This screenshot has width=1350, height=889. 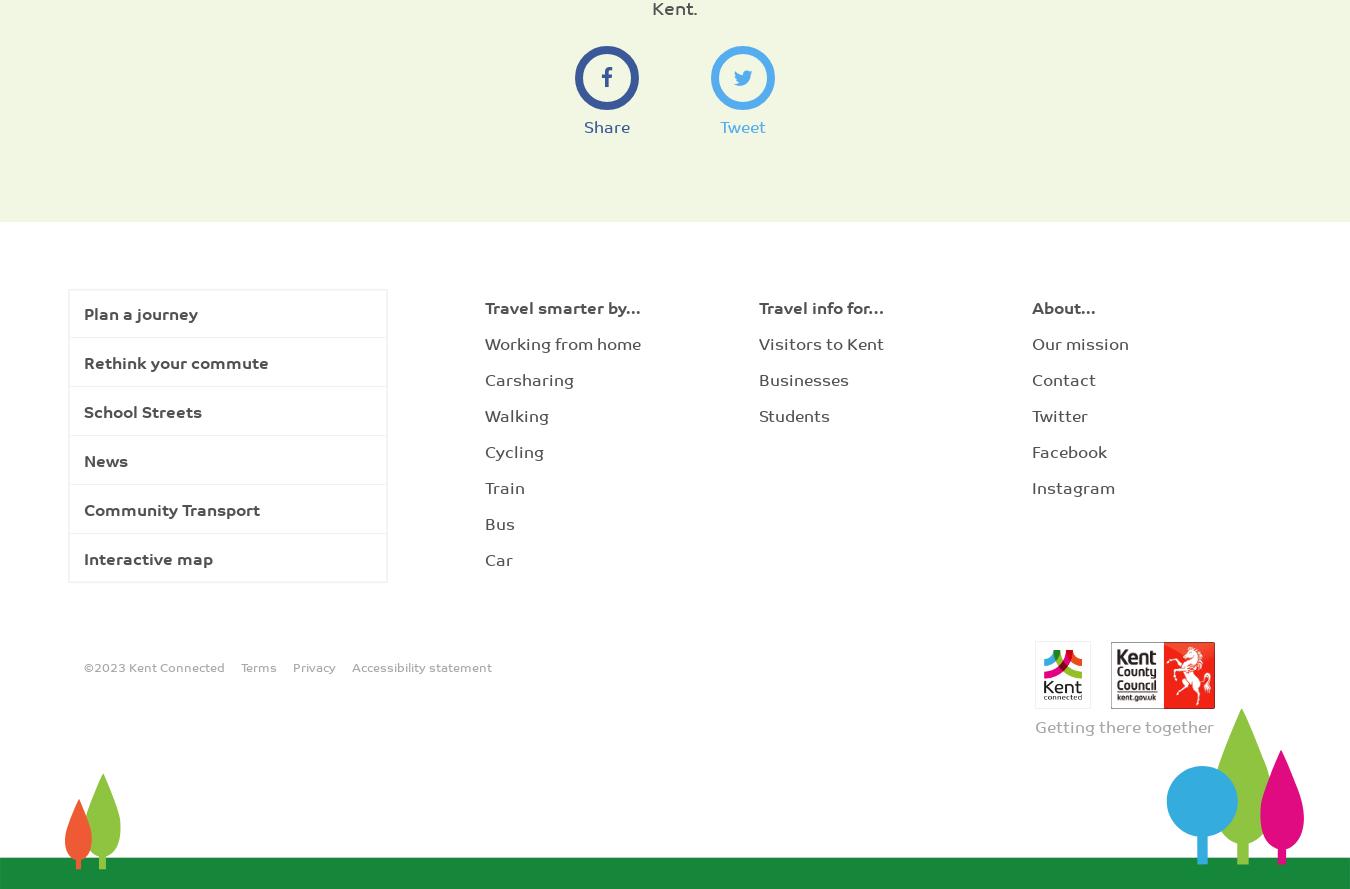 I want to click on 'Privacy', so click(x=291, y=666).